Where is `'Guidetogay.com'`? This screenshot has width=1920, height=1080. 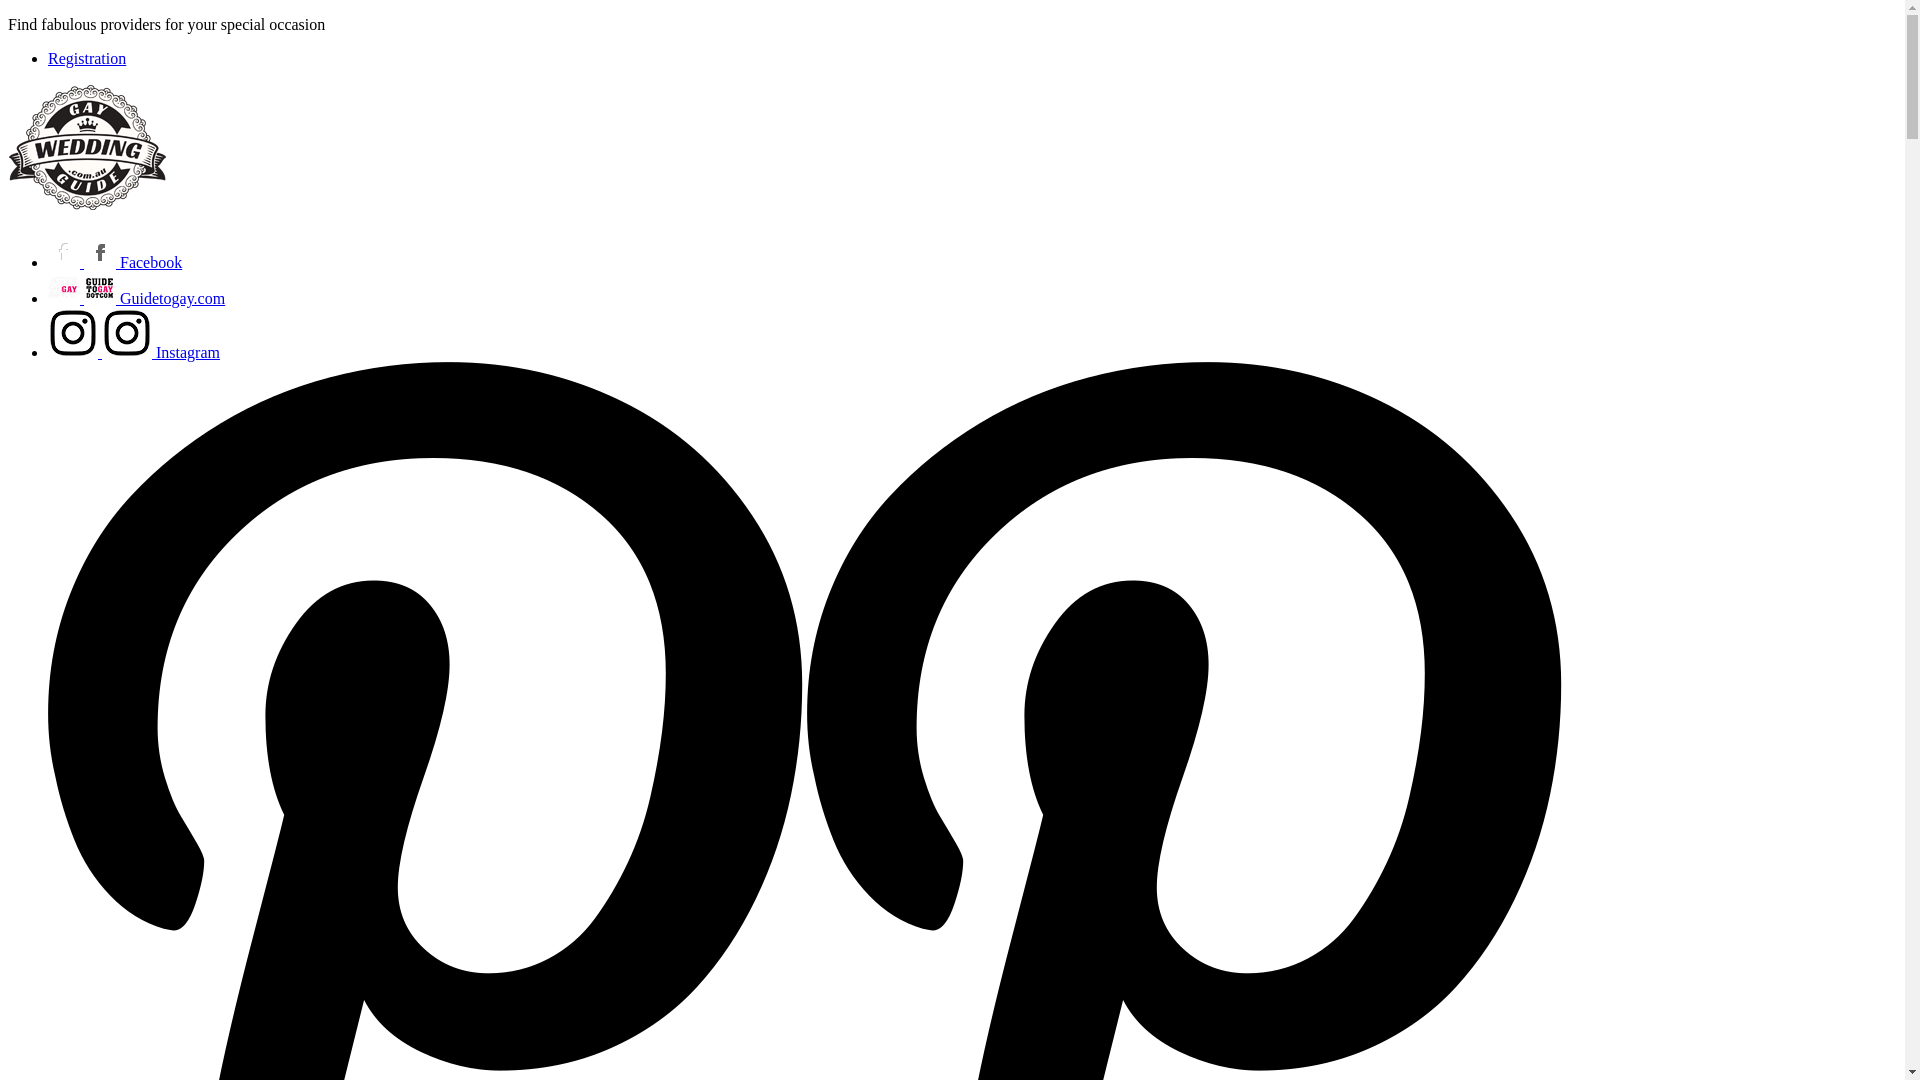 'Guidetogay.com' is located at coordinates (48, 298).